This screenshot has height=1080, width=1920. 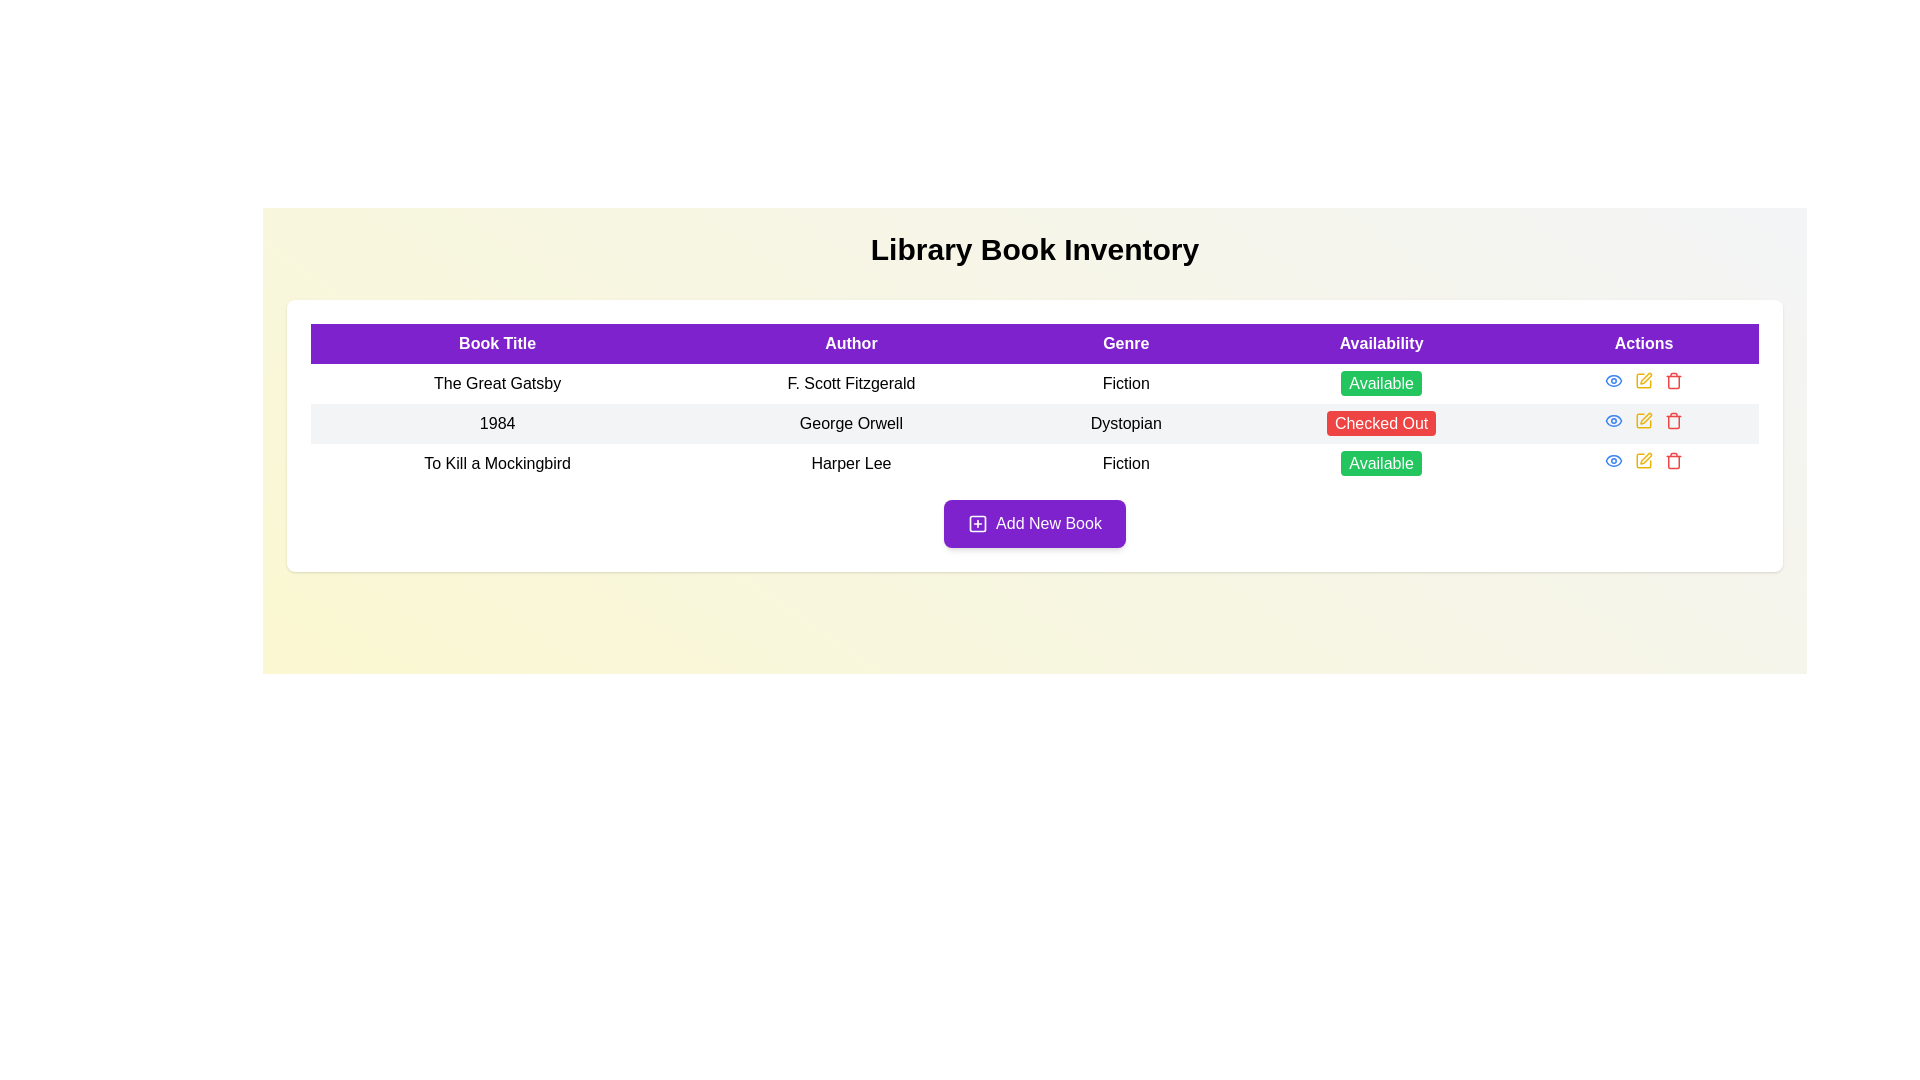 I want to click on the edit icon in the 'Actions' column for the book '1984' to initiate the edit action, so click(x=1646, y=416).